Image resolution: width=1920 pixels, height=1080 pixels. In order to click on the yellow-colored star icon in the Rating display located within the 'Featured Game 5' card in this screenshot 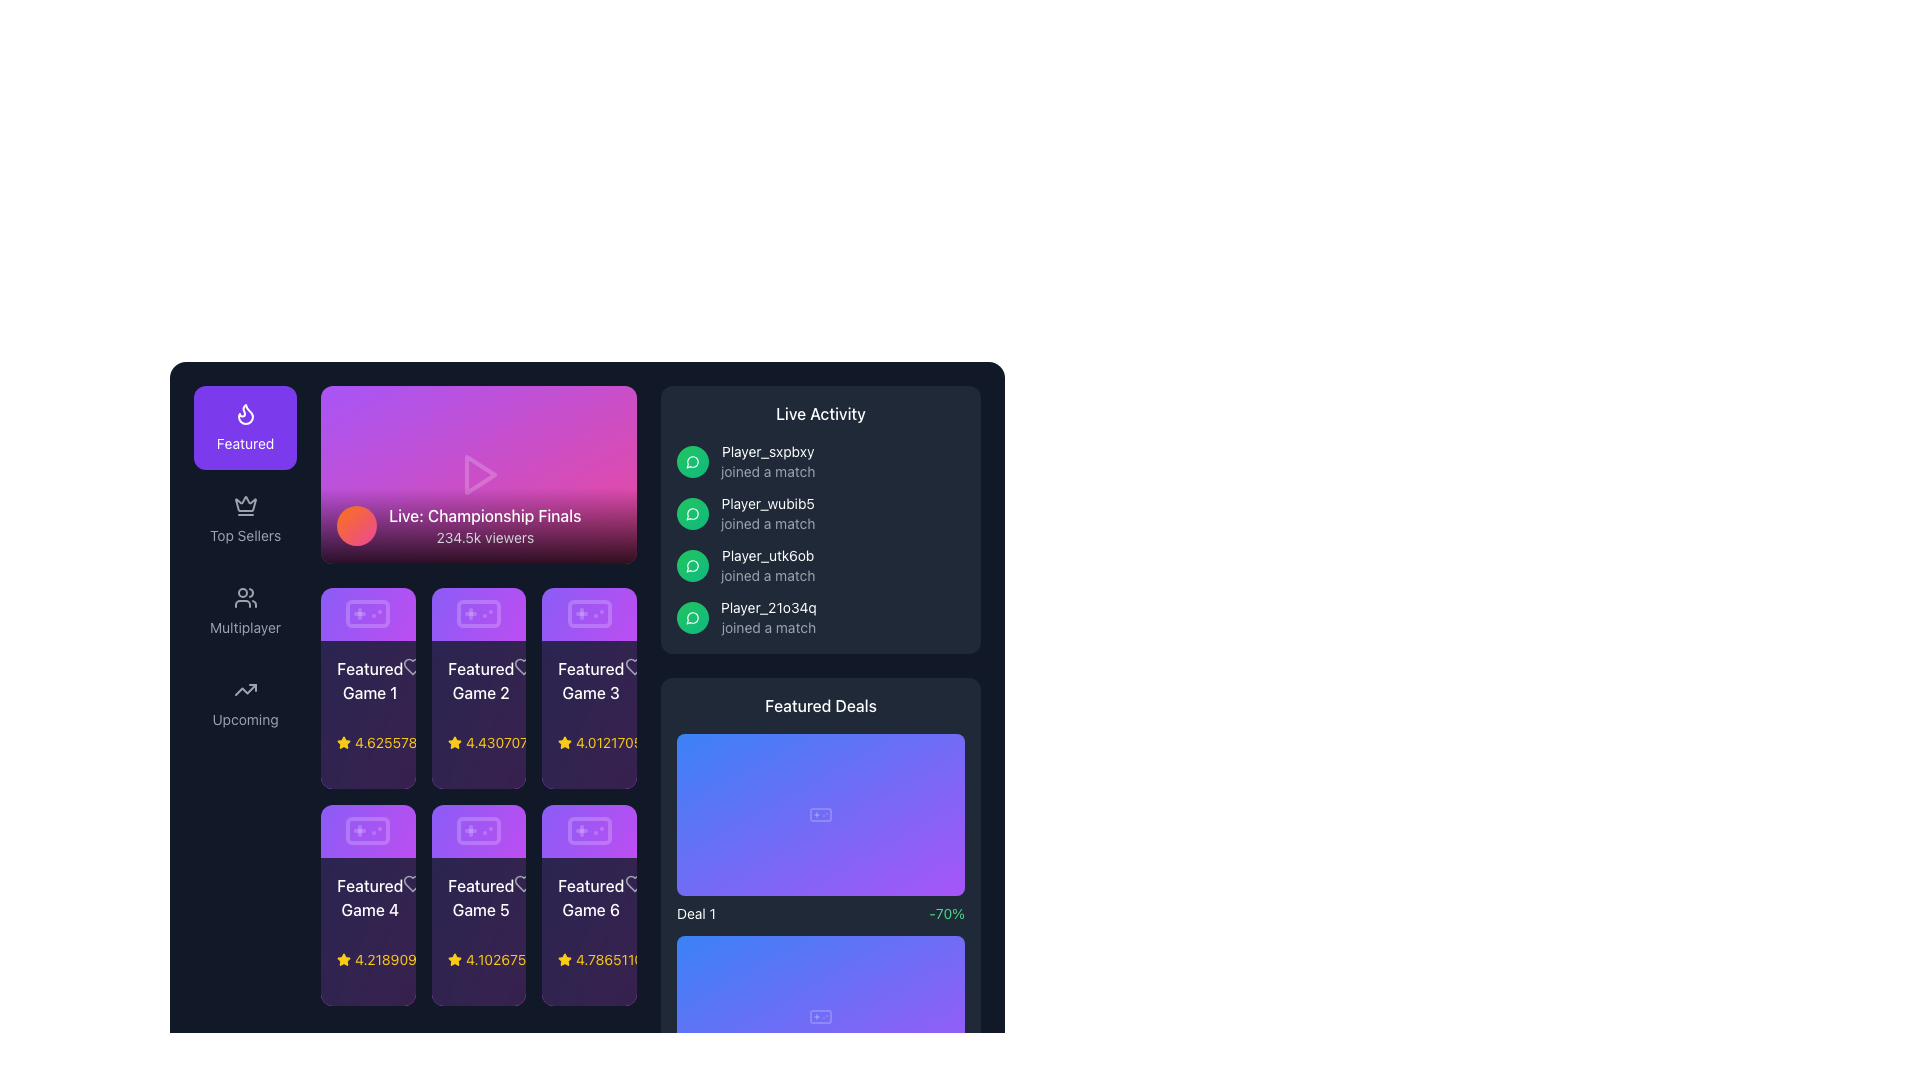, I will do `click(478, 959)`.